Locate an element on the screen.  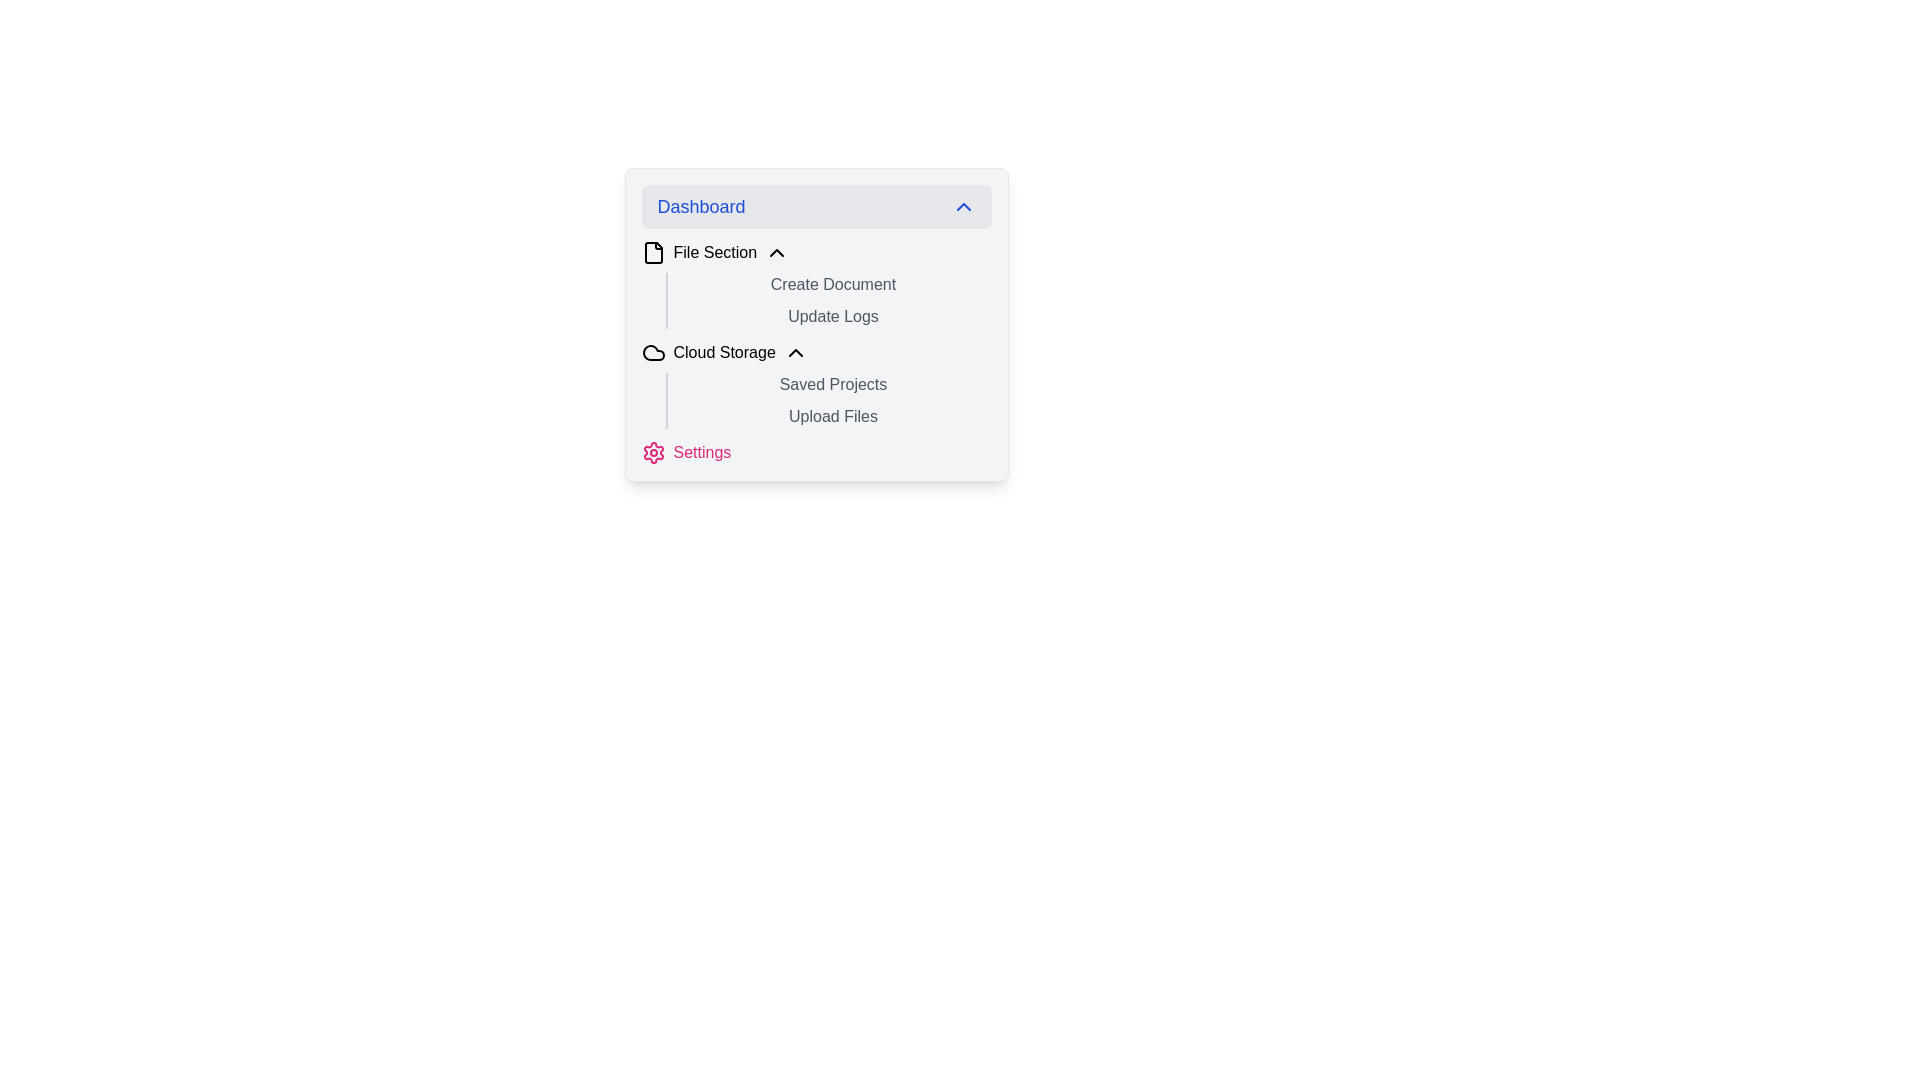
the 'Saved Projects' navigational link in the 'Cloud Storage' section of the sidebar menu is located at coordinates (829, 385).